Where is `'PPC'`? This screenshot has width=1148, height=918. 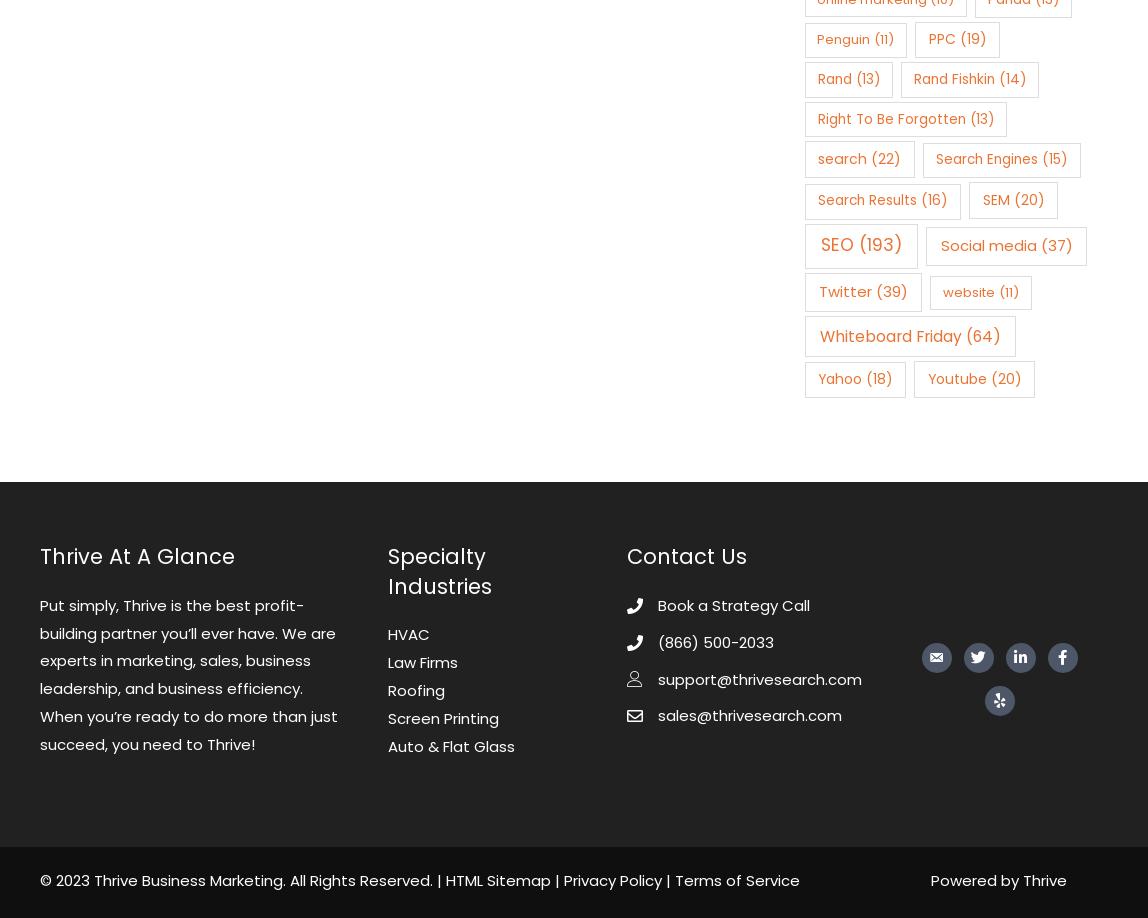
'PPC' is located at coordinates (941, 39).